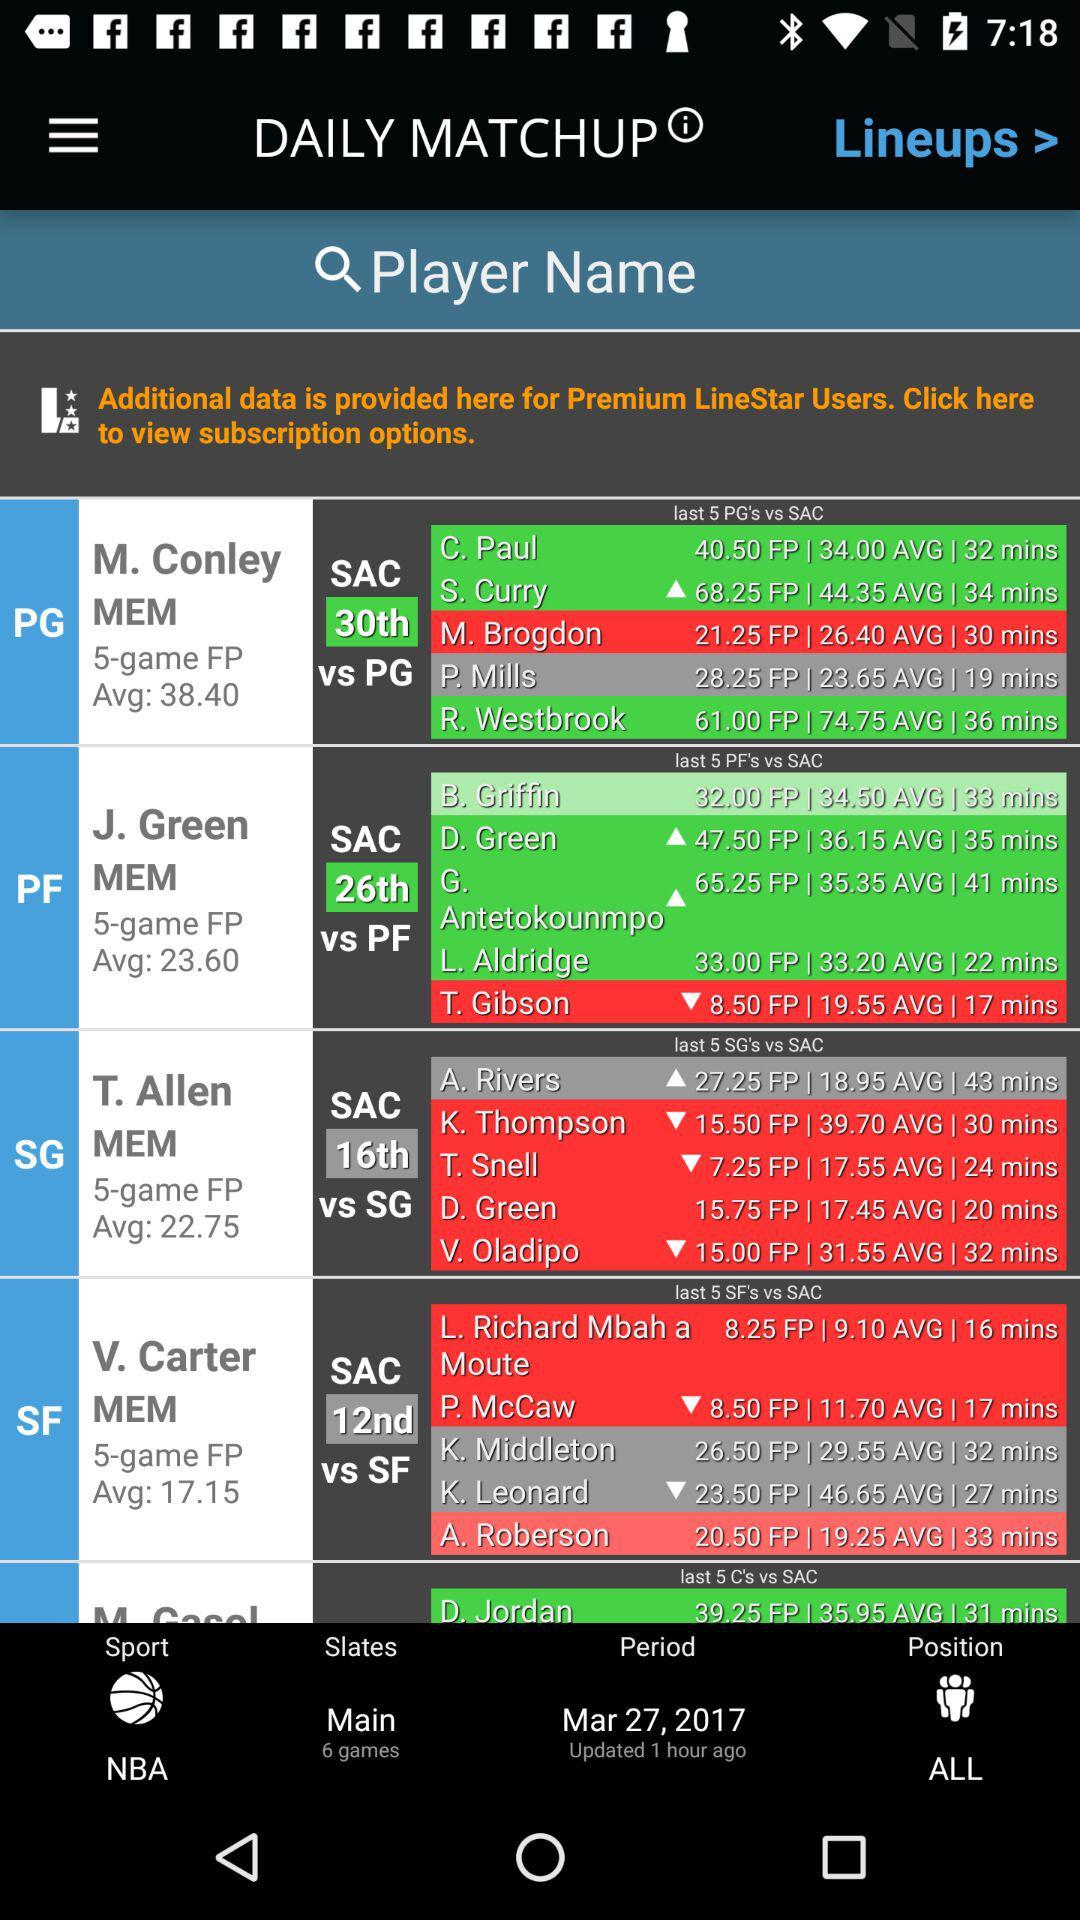 The width and height of the screenshot is (1080, 1920). Describe the element at coordinates (500, 268) in the screenshot. I see `search` at that location.